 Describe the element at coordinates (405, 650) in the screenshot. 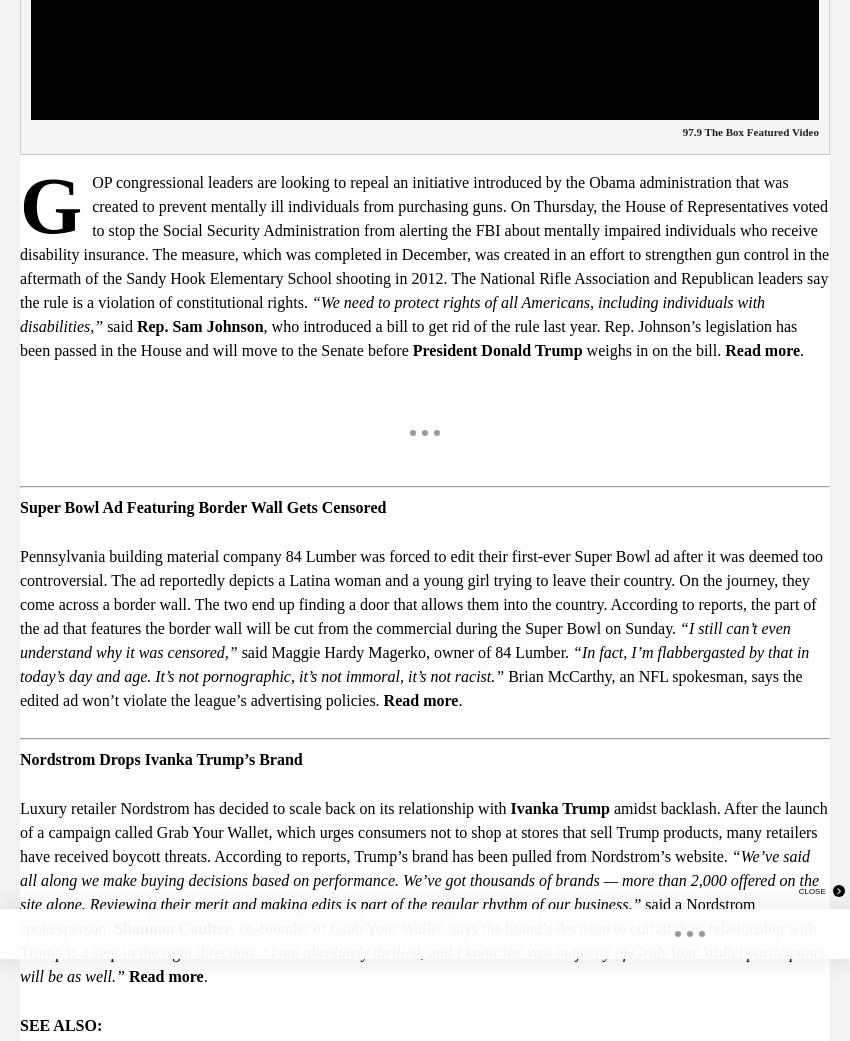

I see `'said Maggie Hardy Magerko, owner of 84 Lumber.'` at that location.